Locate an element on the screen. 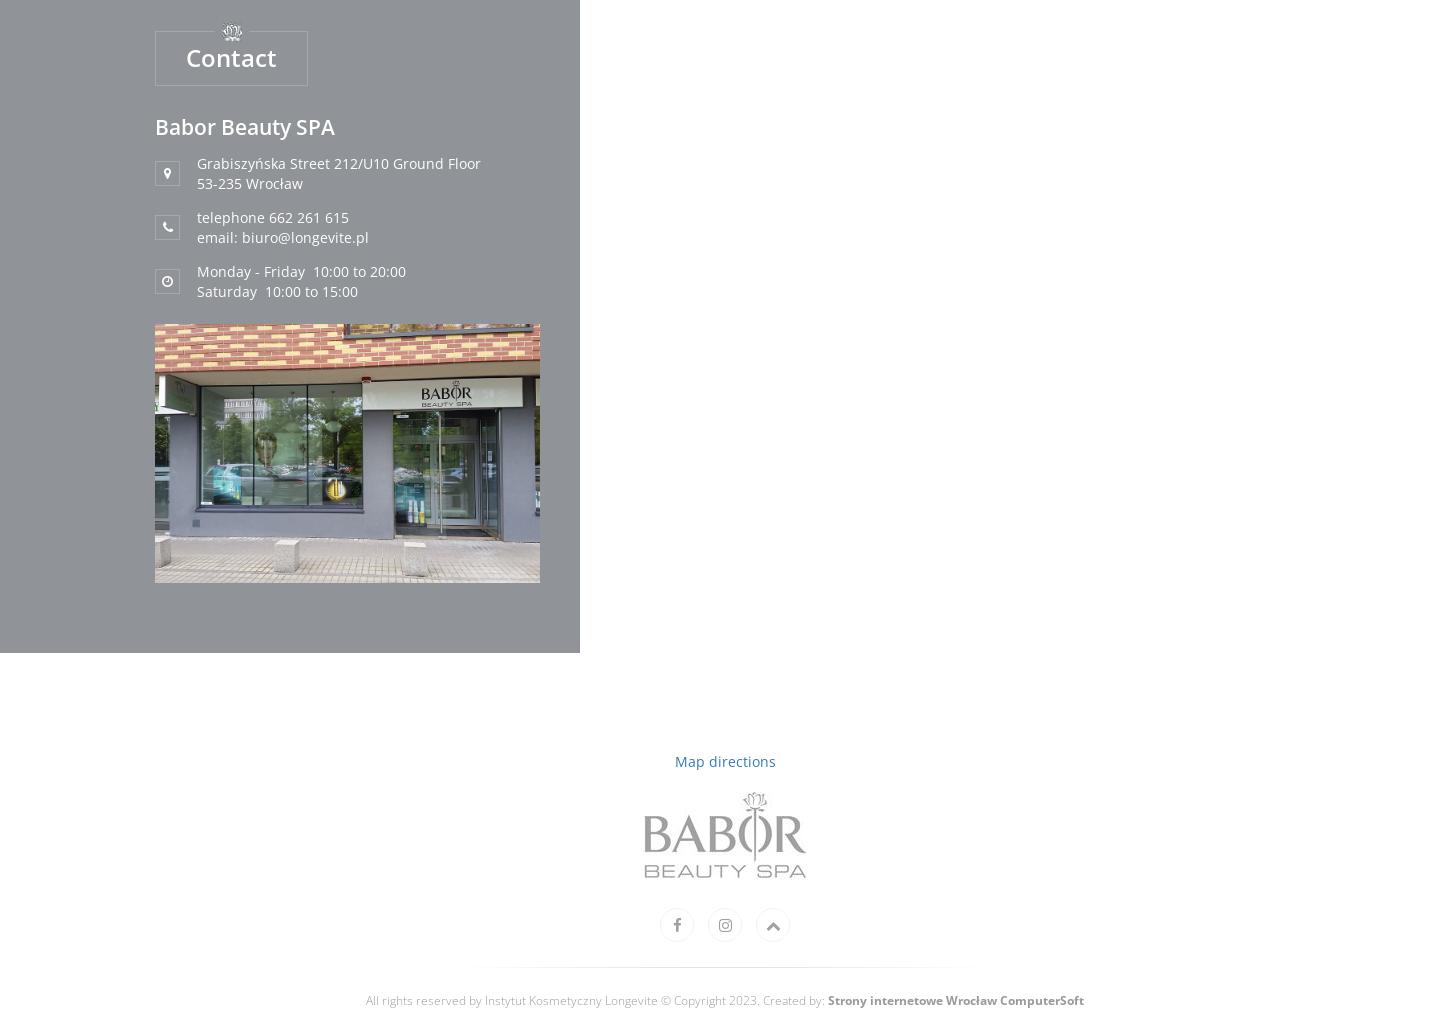 The image size is (1450, 1033). 'Grabiszyńska Street 212/U10 Ground Floor' is located at coordinates (339, 162).